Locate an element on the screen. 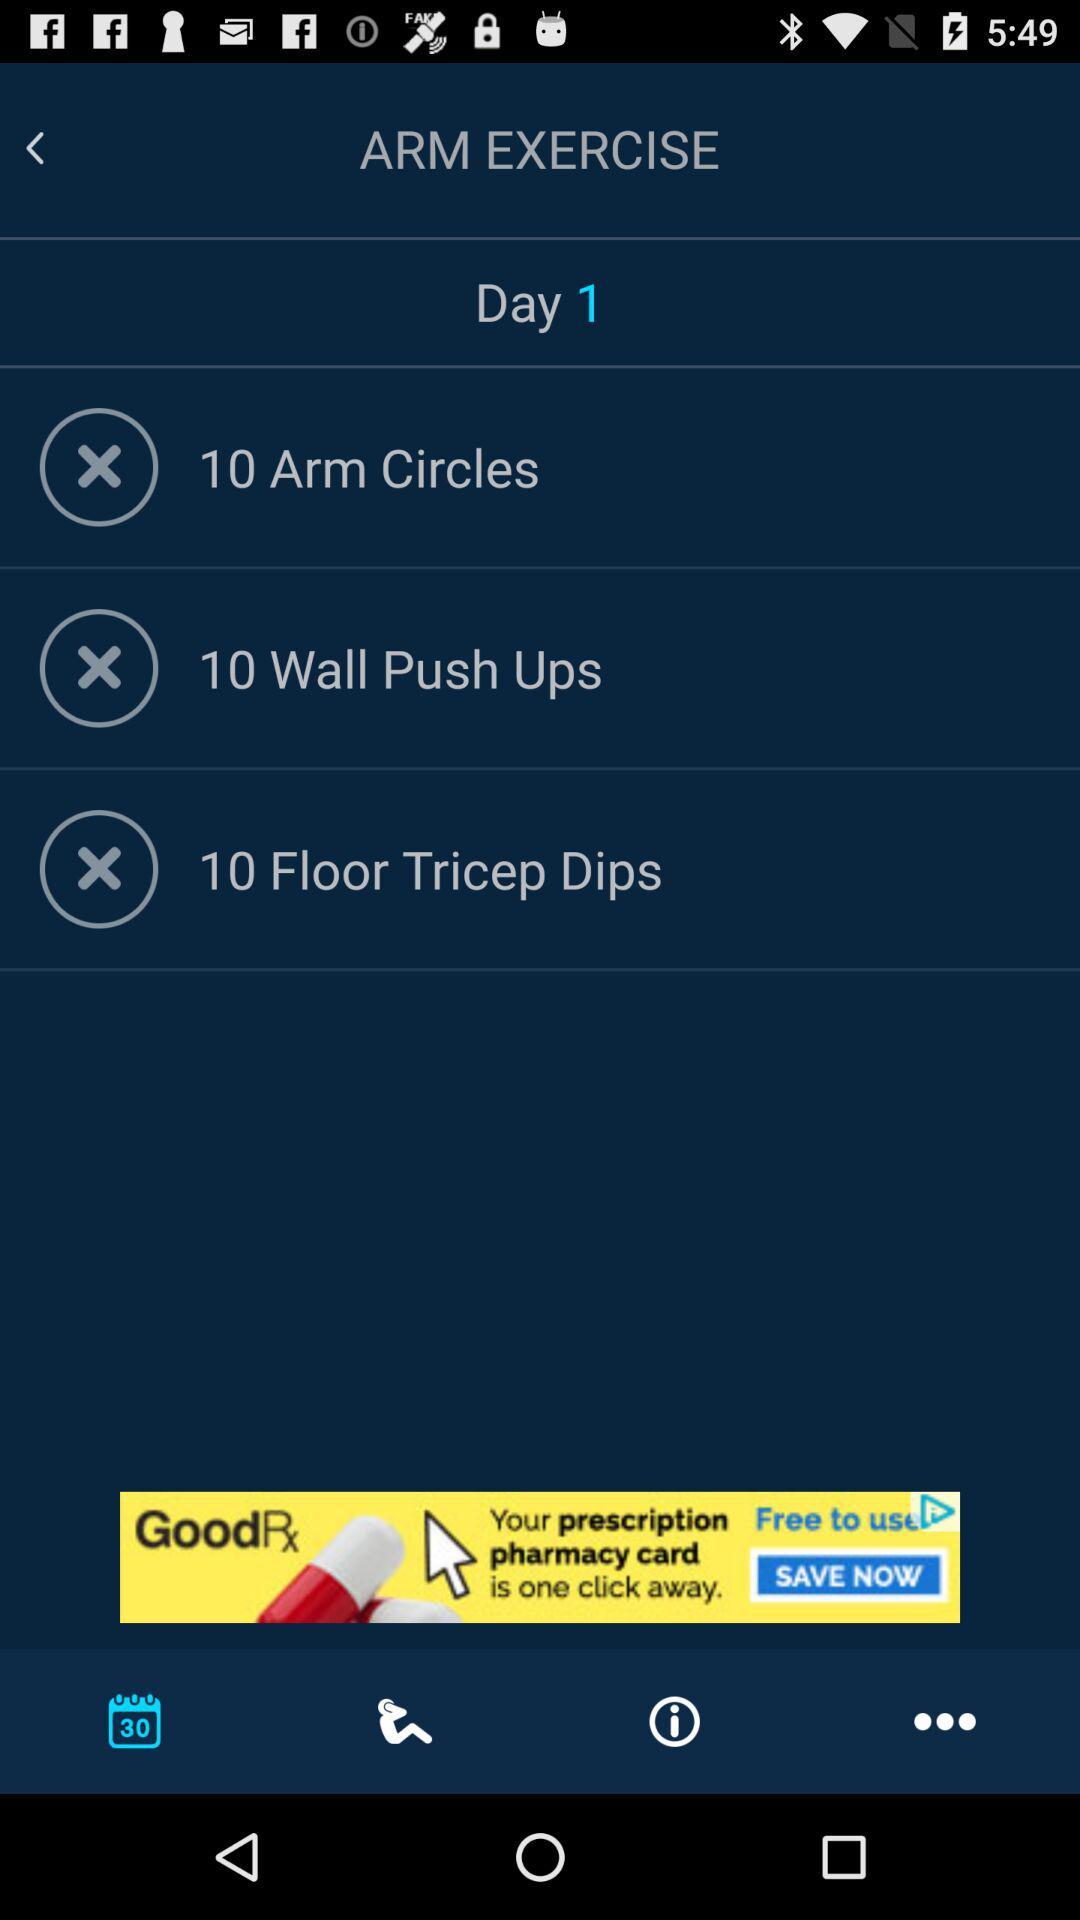 The height and width of the screenshot is (1920, 1080). advertisement is located at coordinates (540, 1556).